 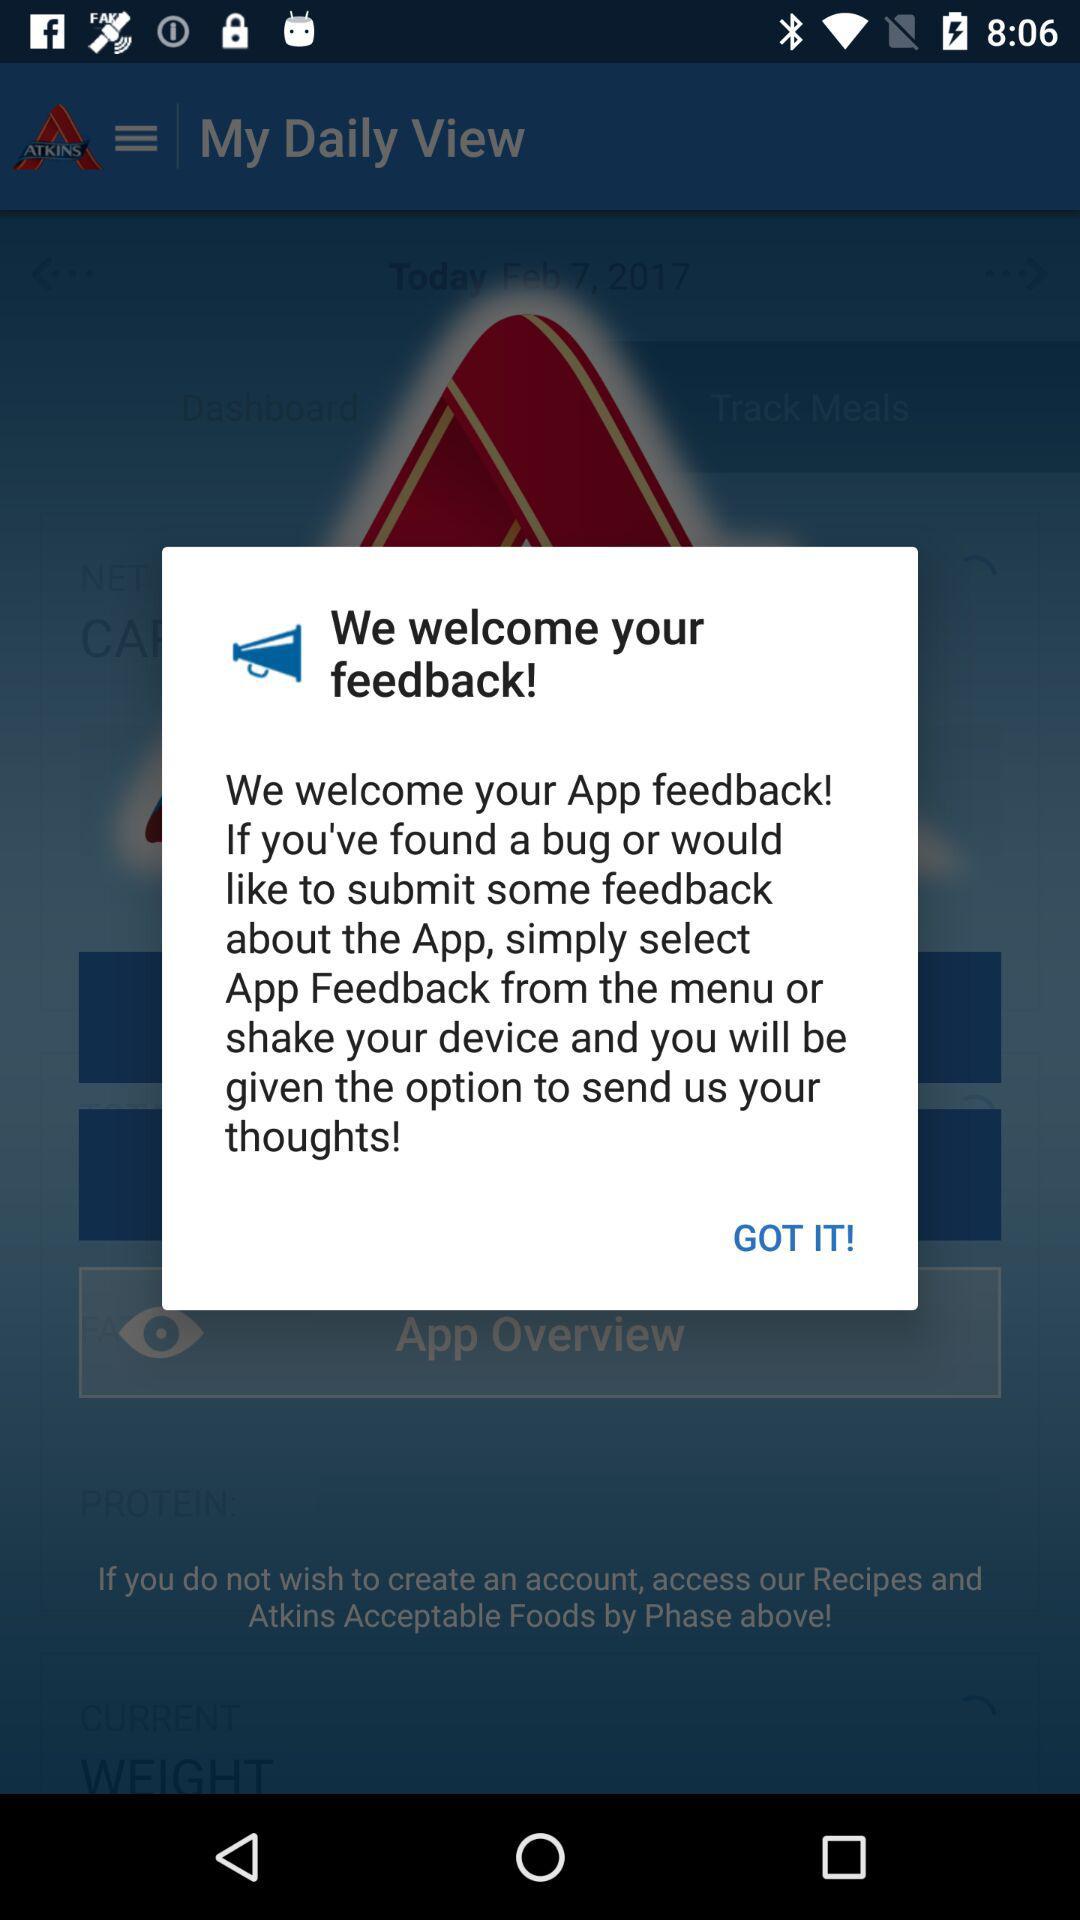 What do you see at coordinates (792, 1235) in the screenshot?
I see `the got it! icon` at bounding box center [792, 1235].